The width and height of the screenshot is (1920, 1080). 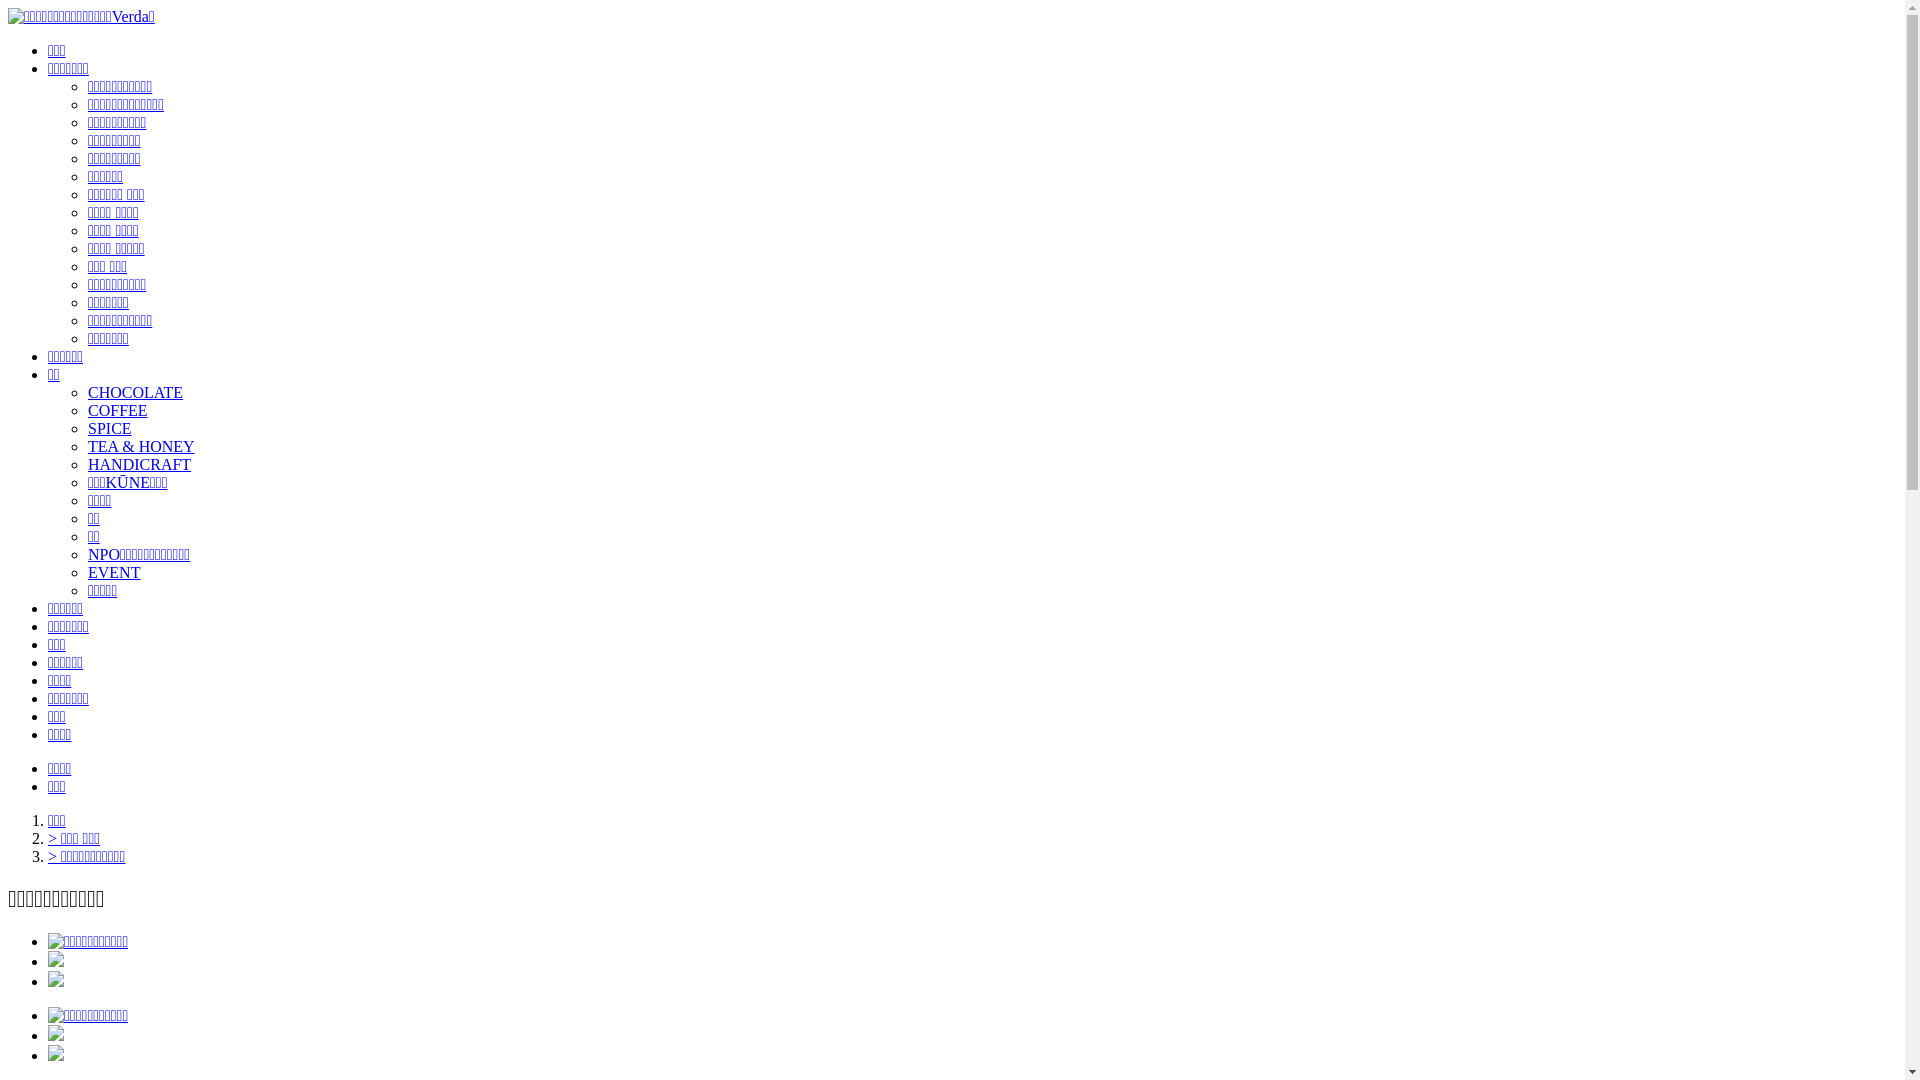 What do you see at coordinates (117, 409) in the screenshot?
I see `'COFFEE'` at bounding box center [117, 409].